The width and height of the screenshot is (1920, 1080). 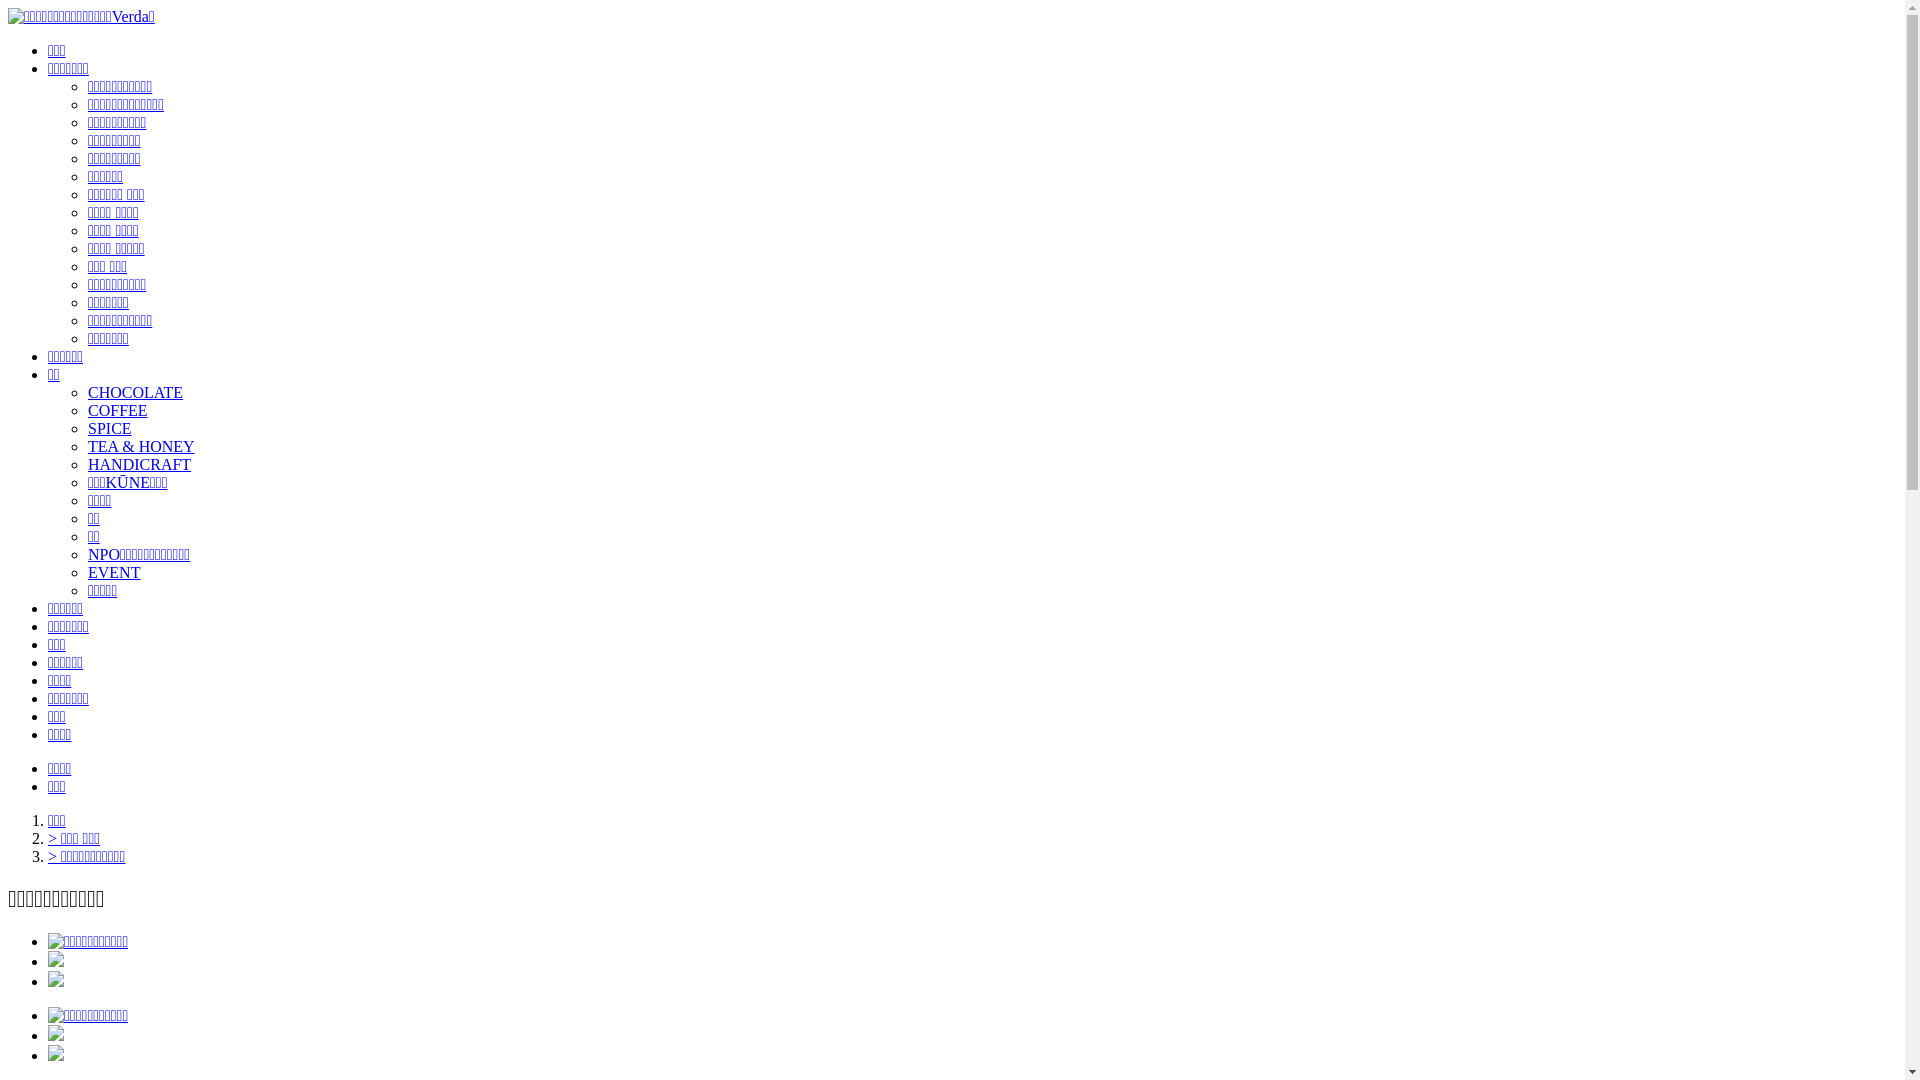 What do you see at coordinates (117, 409) in the screenshot?
I see `'COFFEE'` at bounding box center [117, 409].